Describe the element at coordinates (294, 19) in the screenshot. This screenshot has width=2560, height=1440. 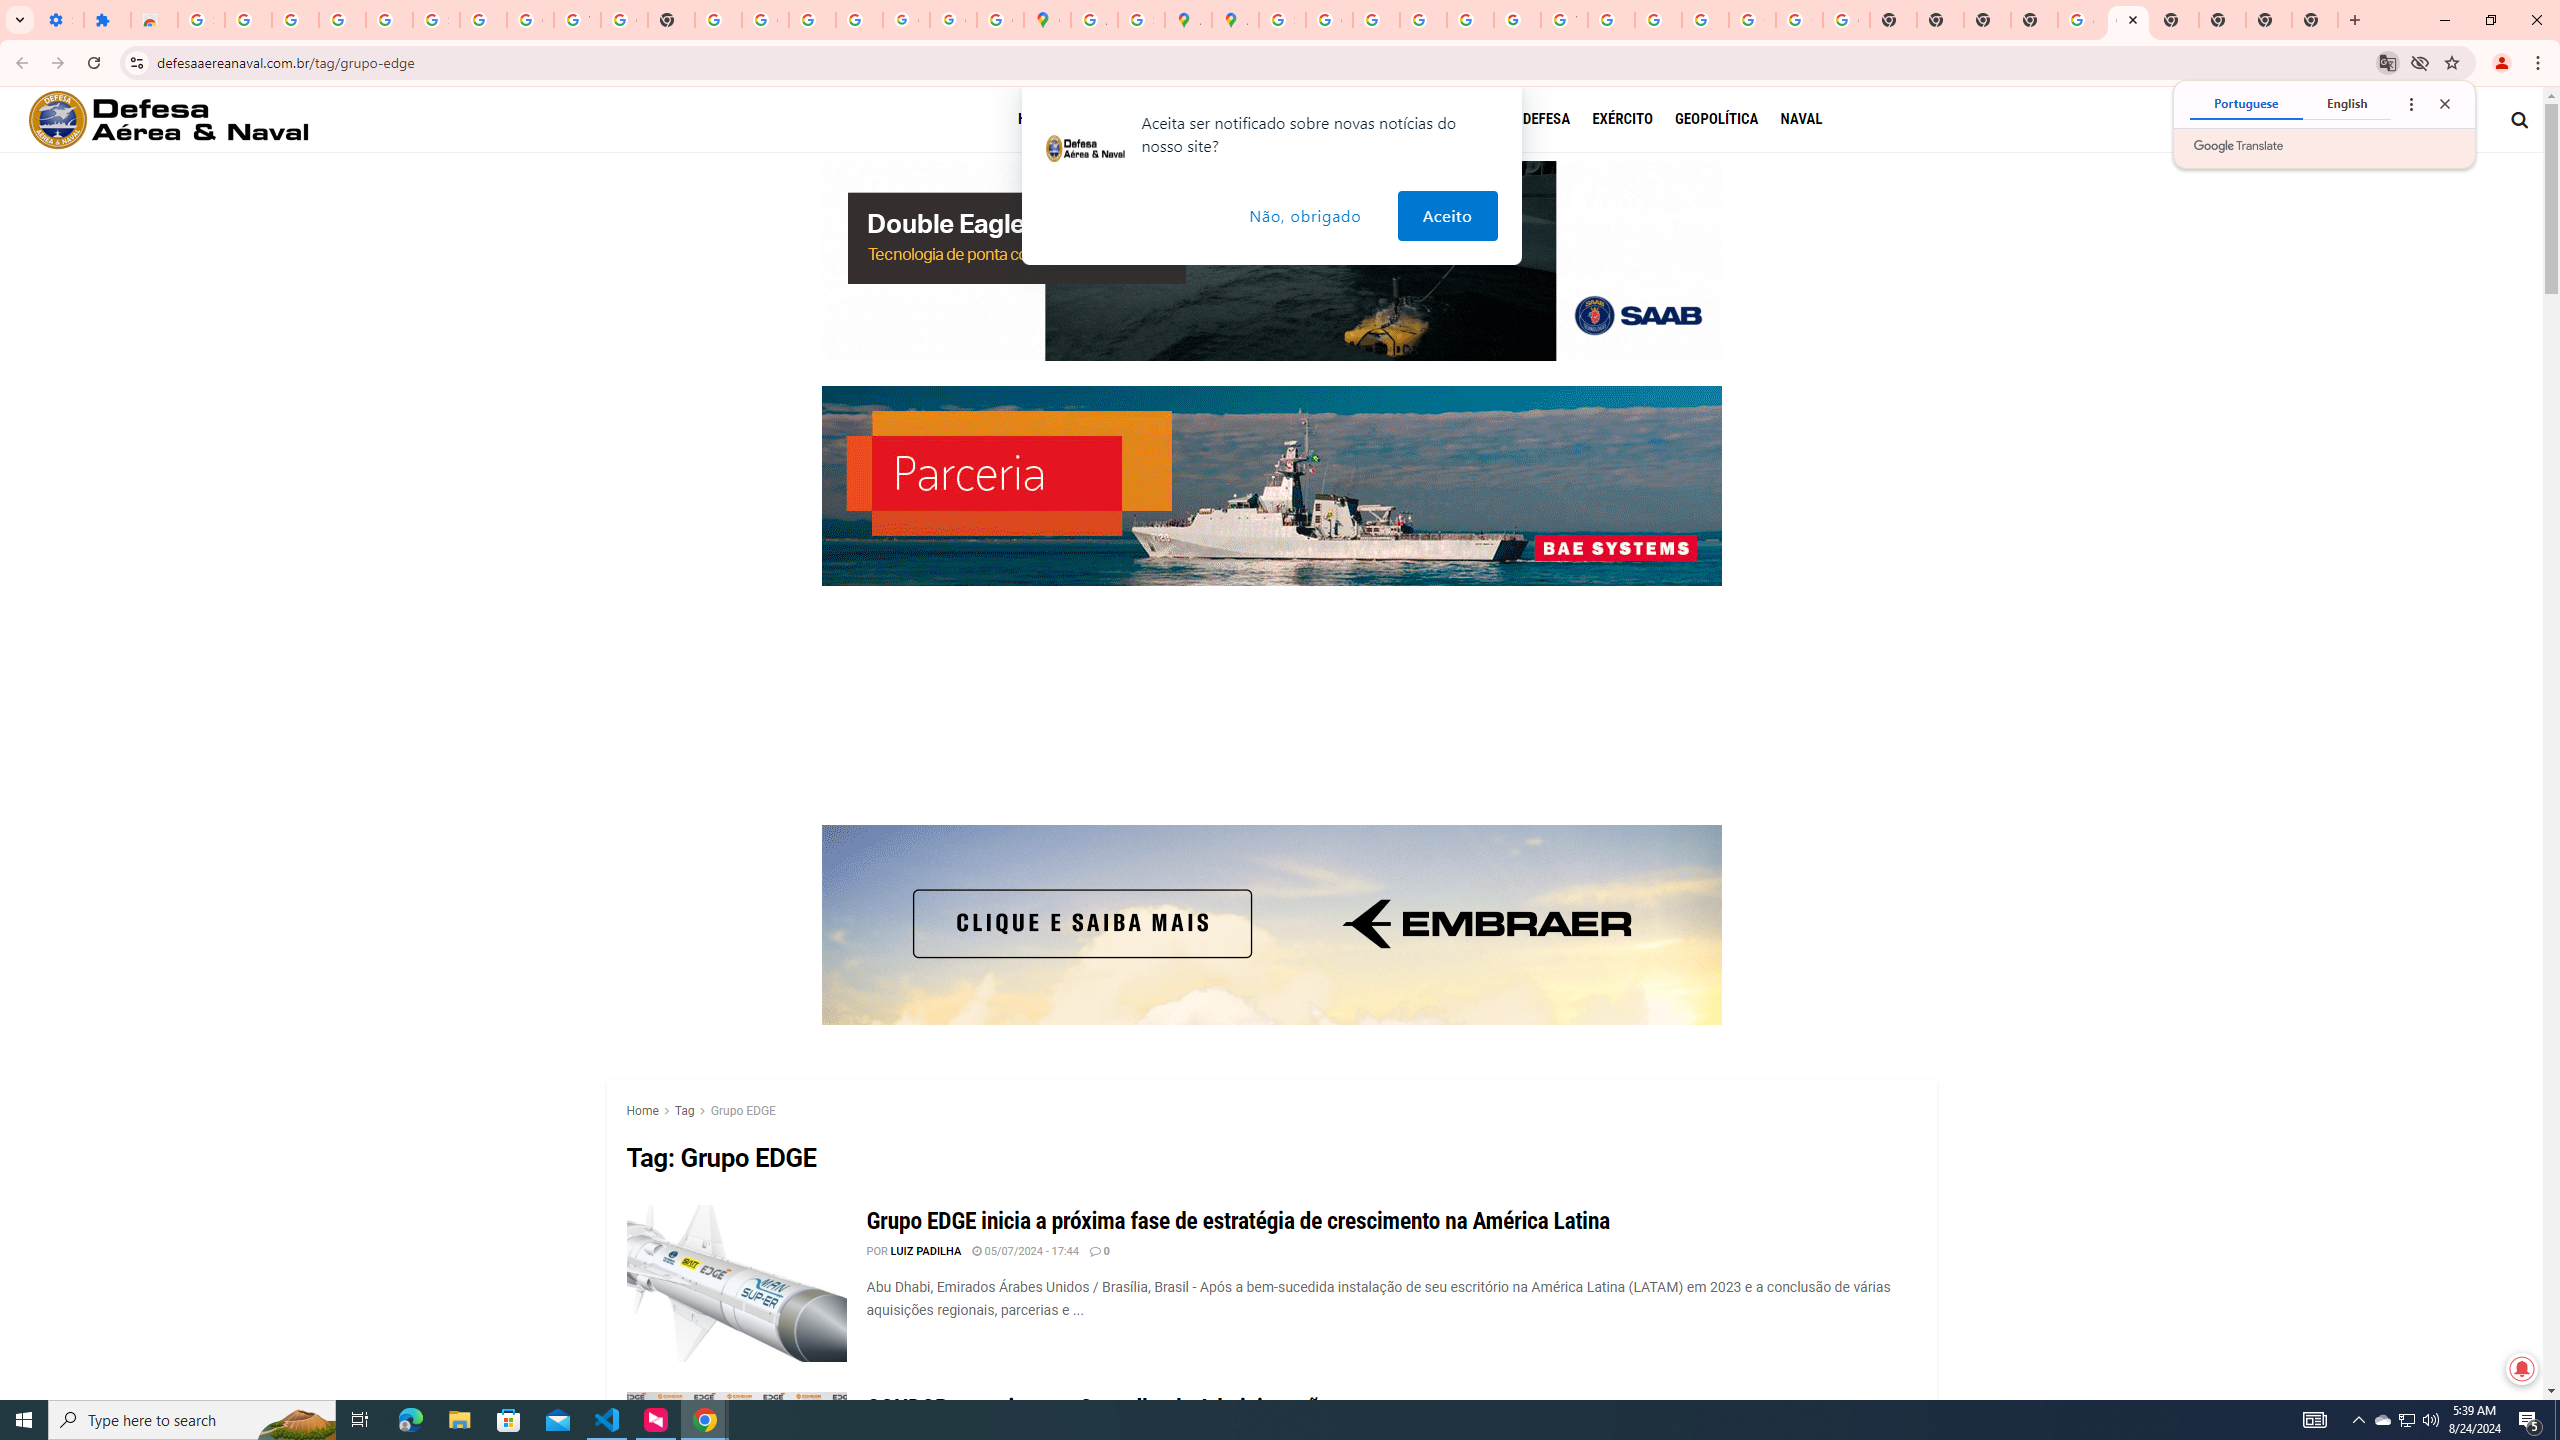
I see `'Delete photos & videos - Computer - Google Photos Help'` at that location.